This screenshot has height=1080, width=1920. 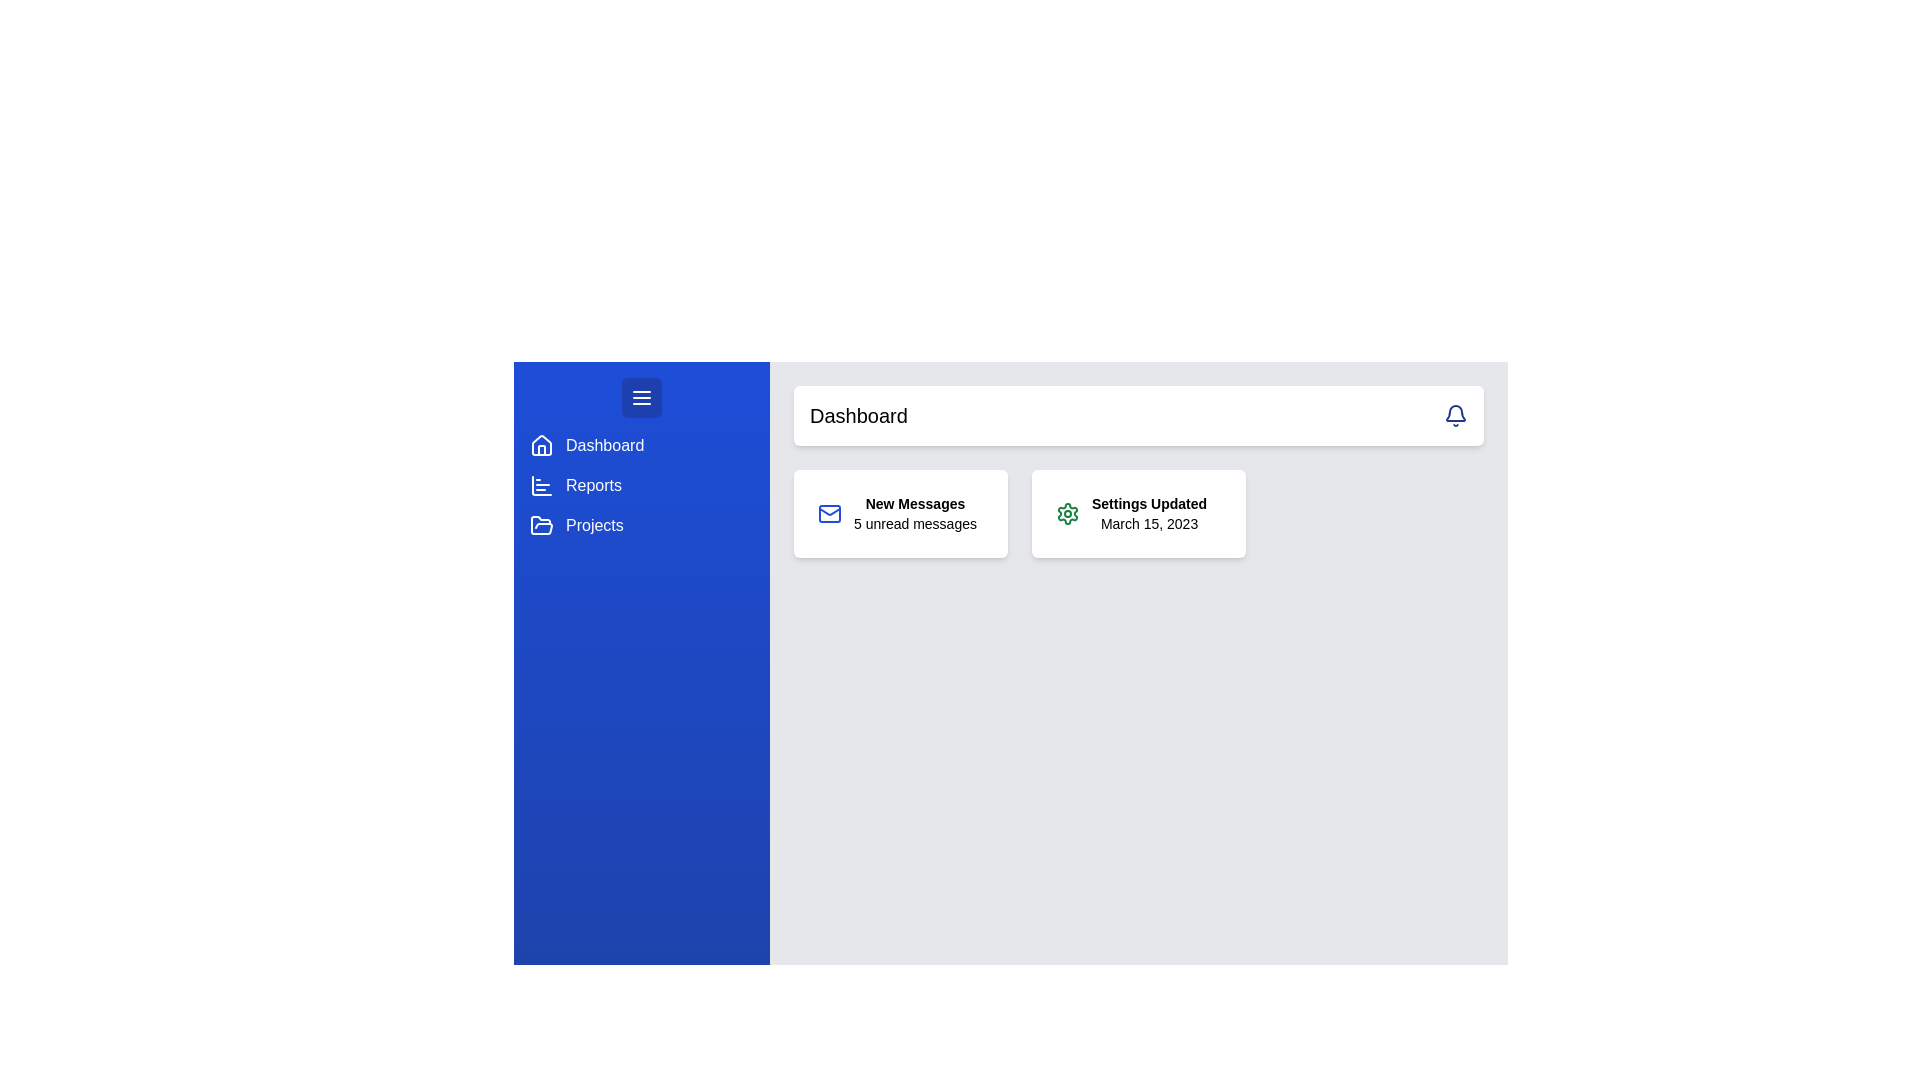 I want to click on the first text label in the vertical navigation menu located beneath the house-shaped icon, so click(x=604, y=445).